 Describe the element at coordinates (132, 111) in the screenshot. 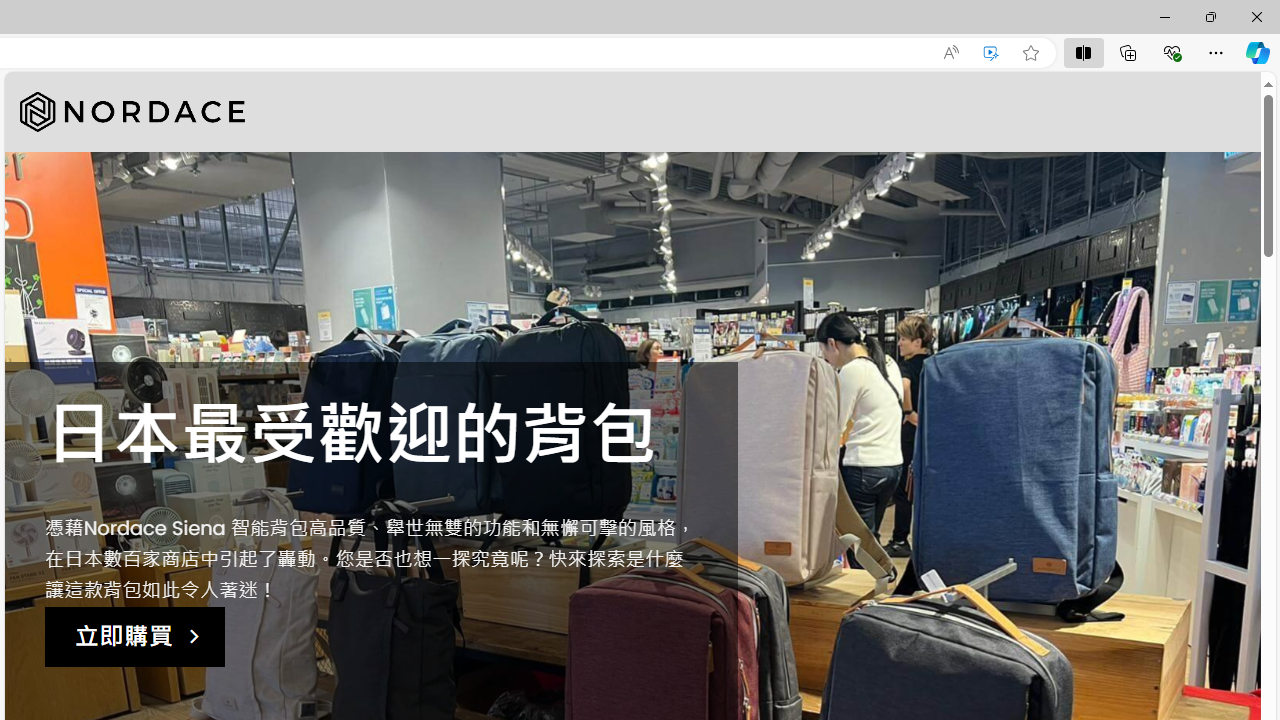

I see `'Nordace'` at that location.